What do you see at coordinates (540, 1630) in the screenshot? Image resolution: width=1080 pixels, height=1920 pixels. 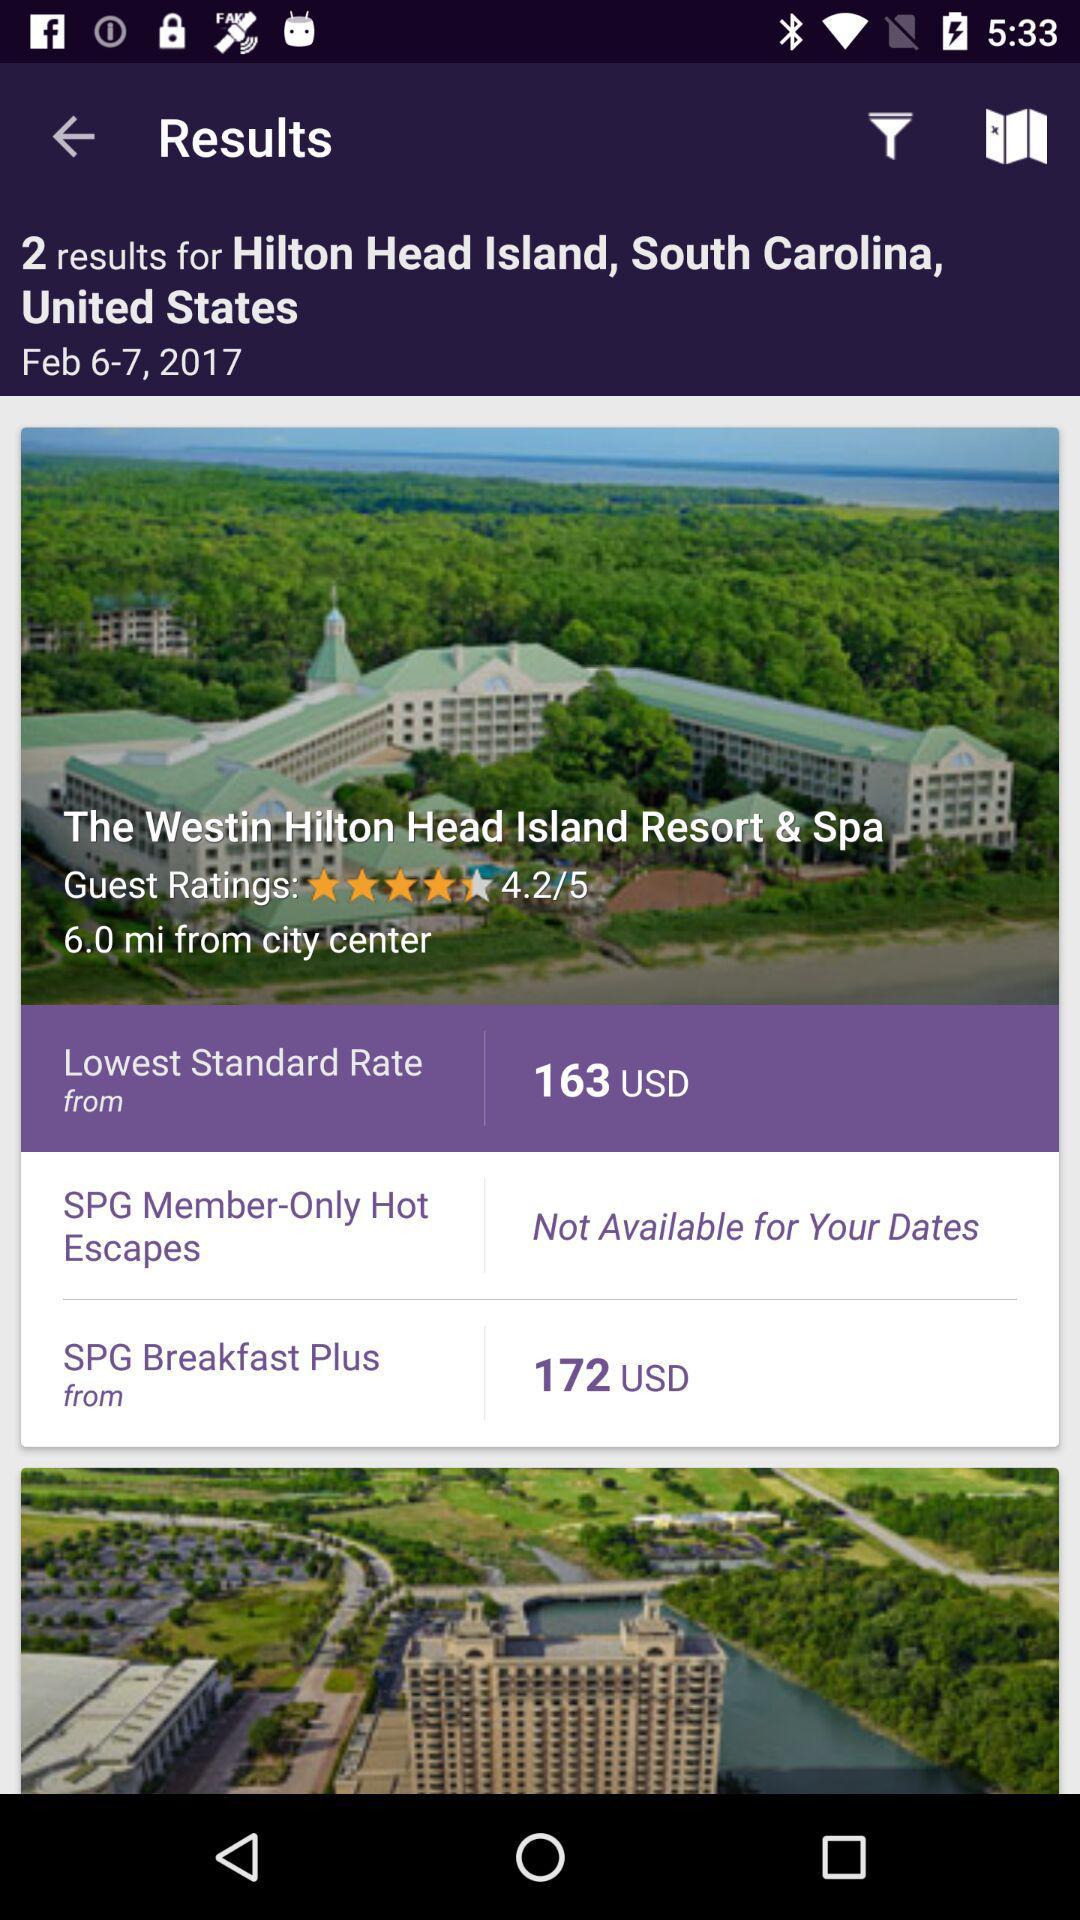 I see `click link` at bounding box center [540, 1630].